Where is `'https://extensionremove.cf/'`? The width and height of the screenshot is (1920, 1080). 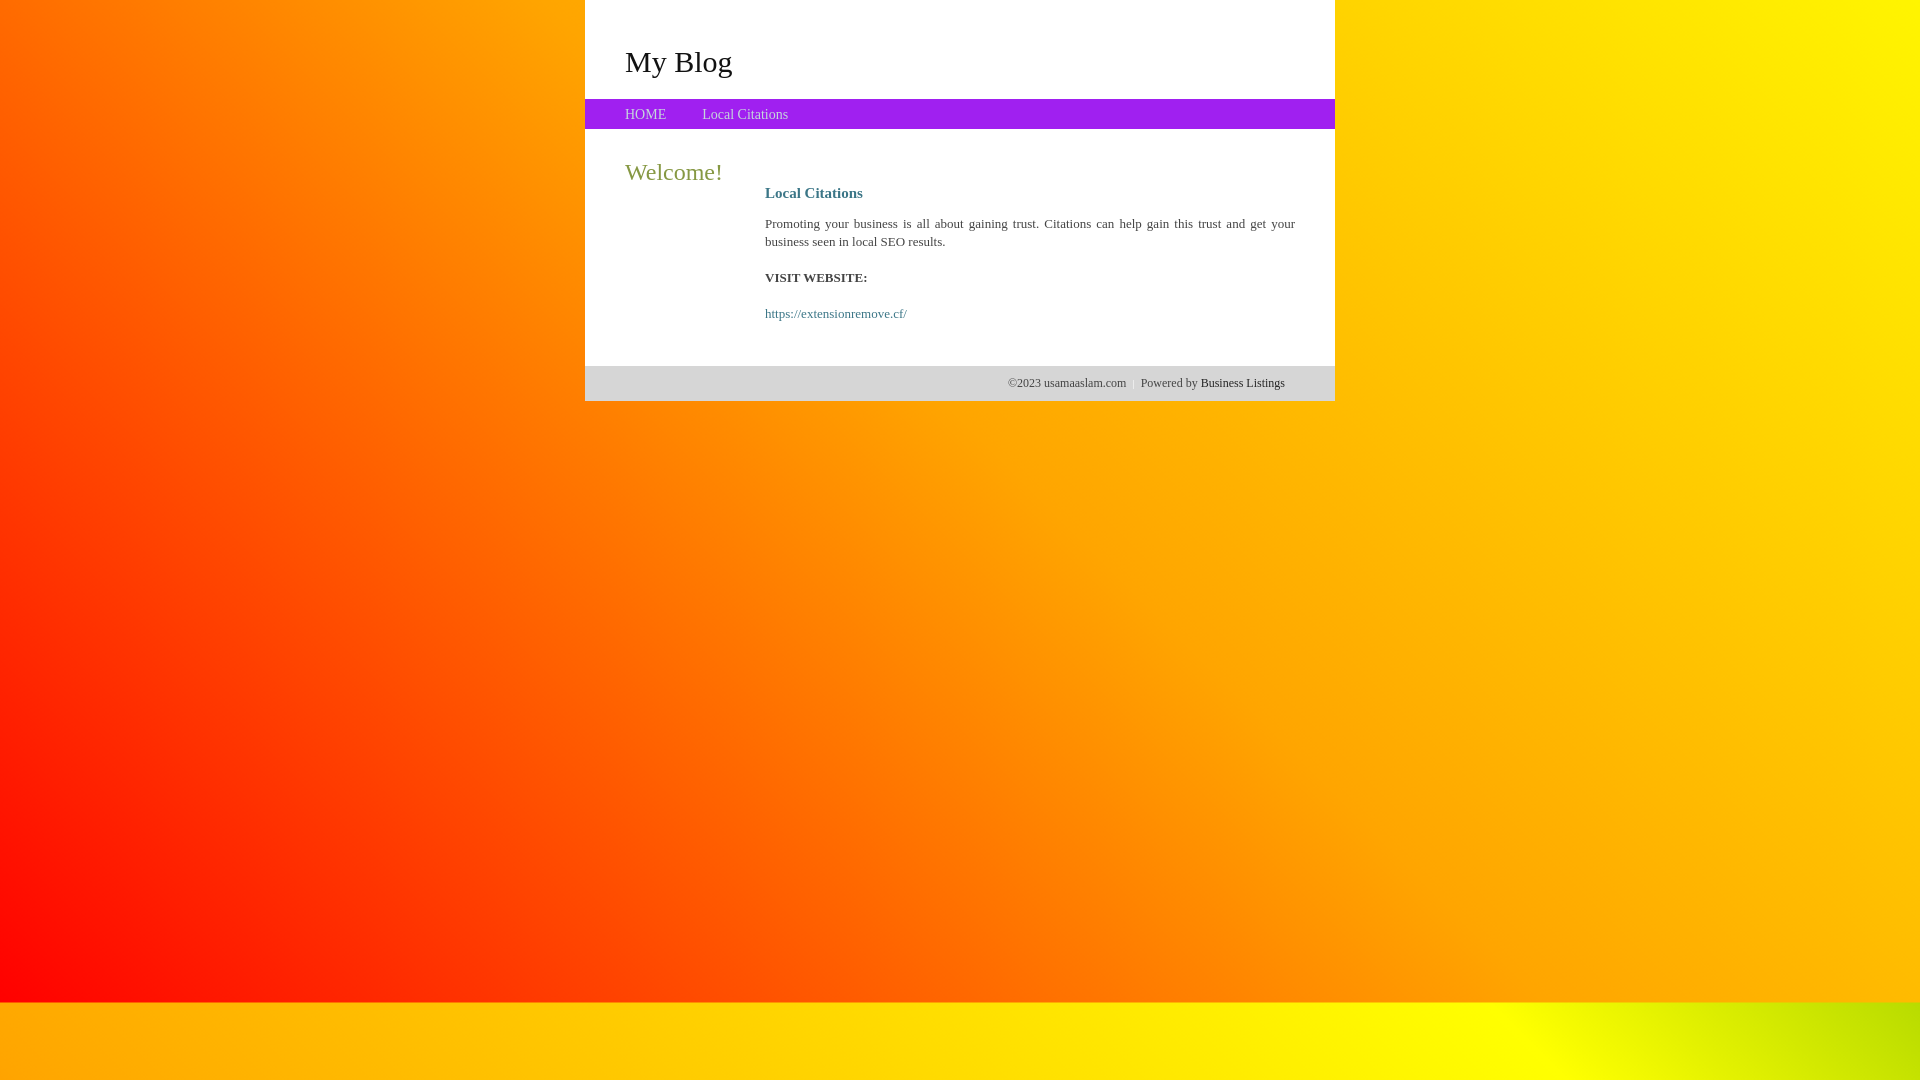
'https://extensionremove.cf/' is located at coordinates (763, 313).